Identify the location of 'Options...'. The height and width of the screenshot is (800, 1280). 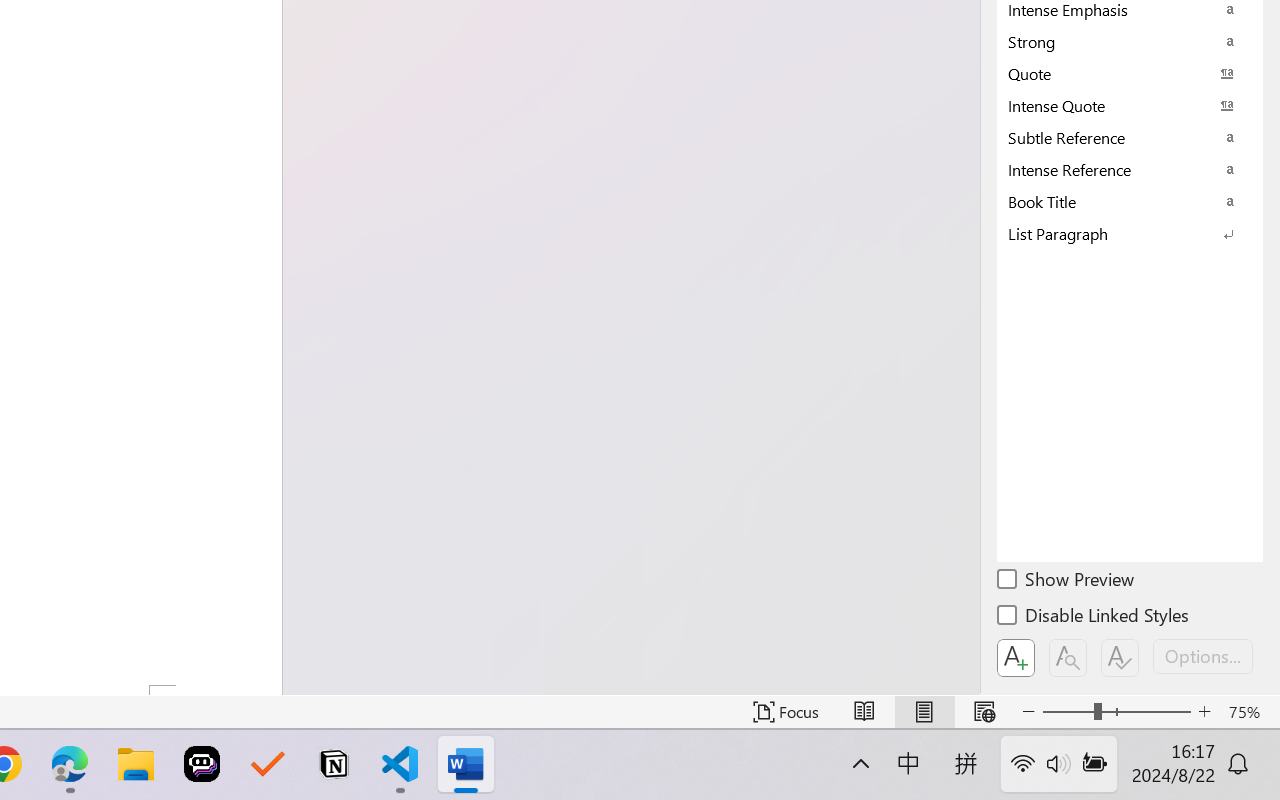
(1202, 655).